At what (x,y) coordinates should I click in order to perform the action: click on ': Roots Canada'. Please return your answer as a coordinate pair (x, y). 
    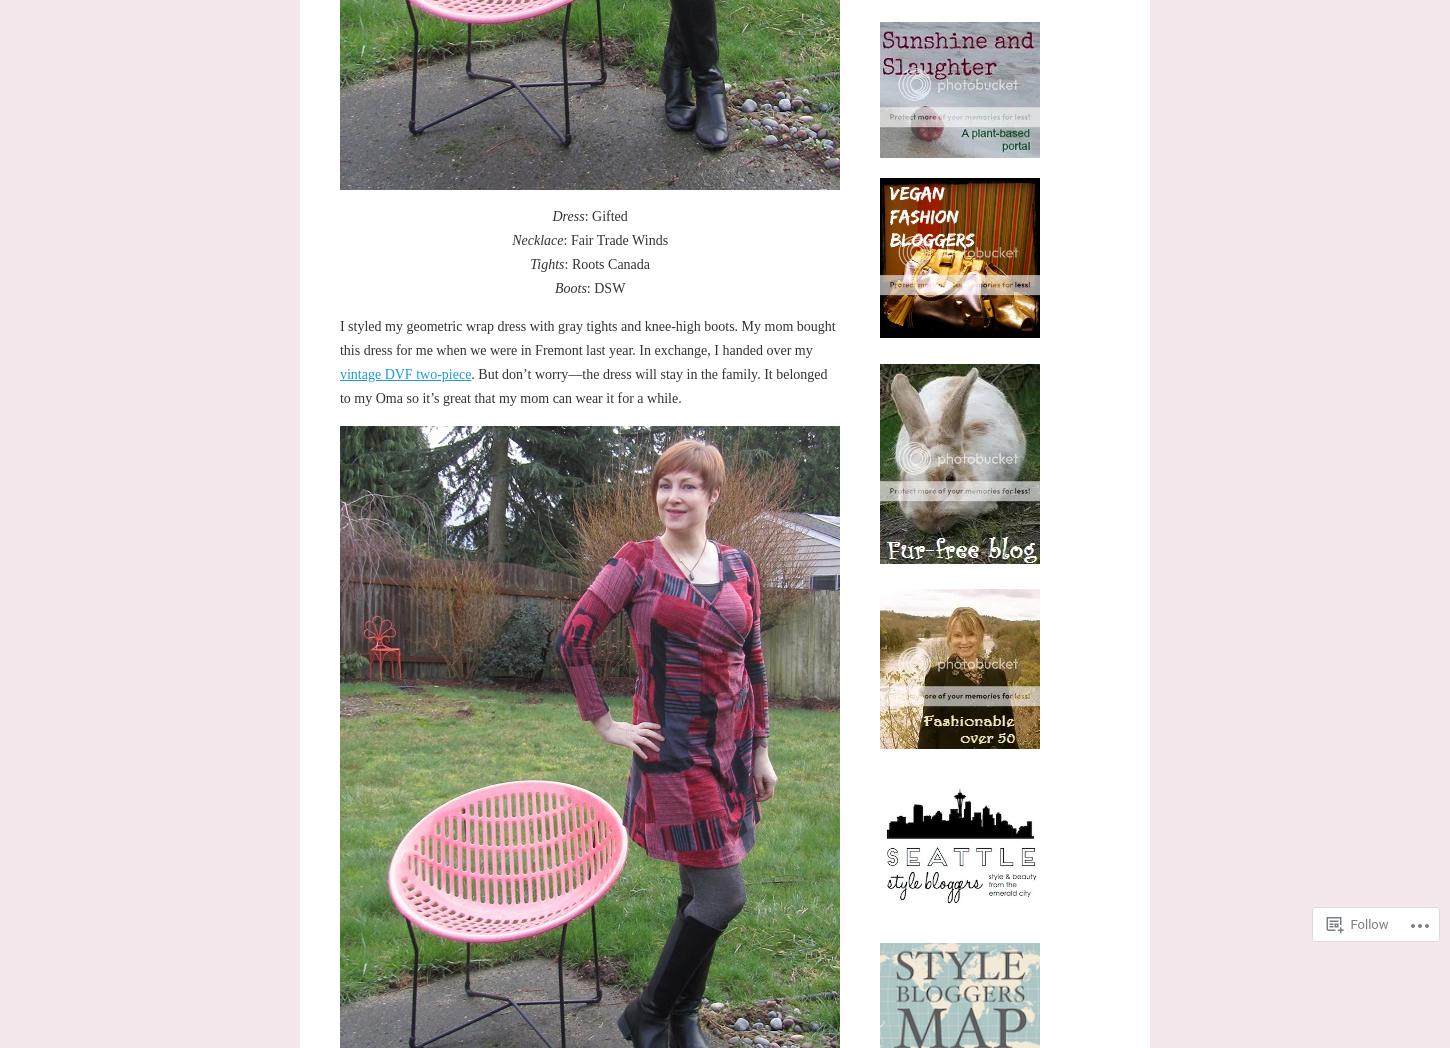
    Looking at the image, I should click on (564, 262).